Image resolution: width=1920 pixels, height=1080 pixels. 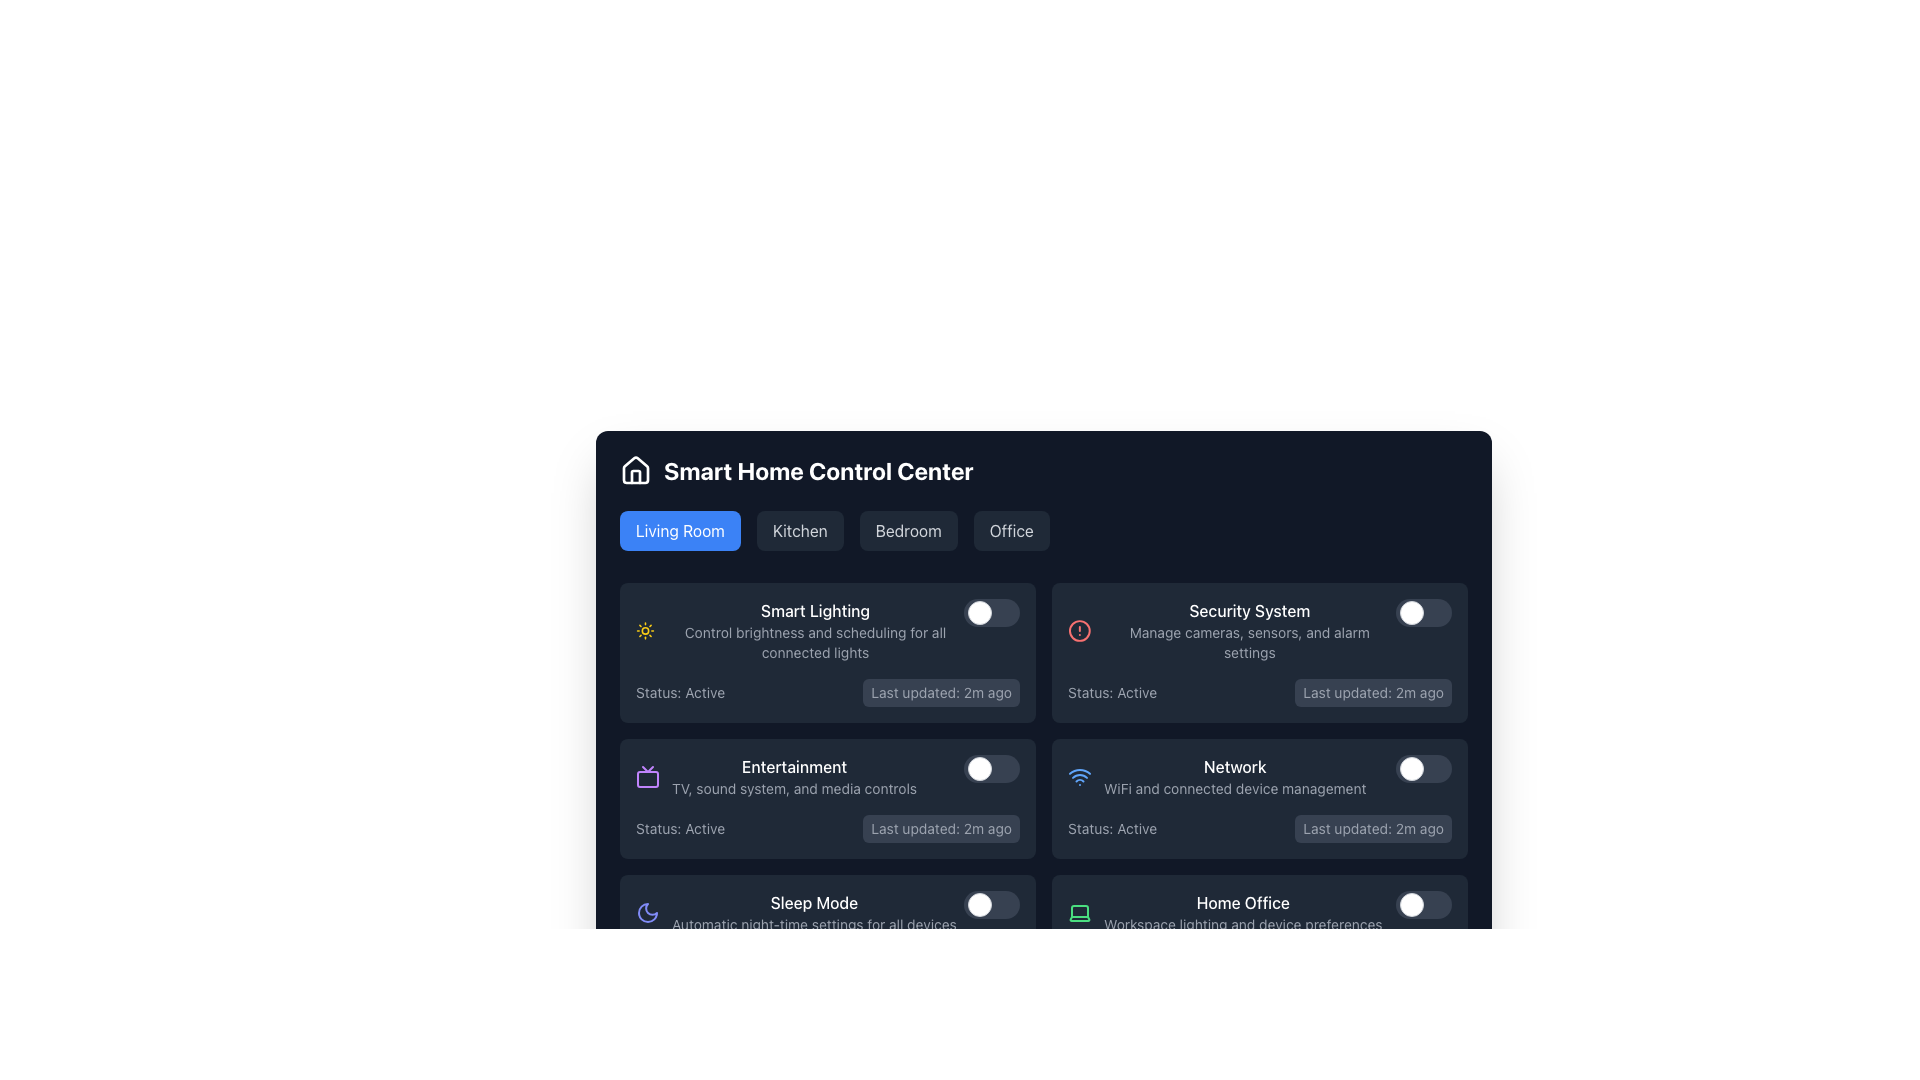 What do you see at coordinates (793, 788) in the screenshot?
I see `the text element displaying 'TV, sound system, and media controls' within the 'Entertainment' section of the Smart Home Control Center interface` at bounding box center [793, 788].